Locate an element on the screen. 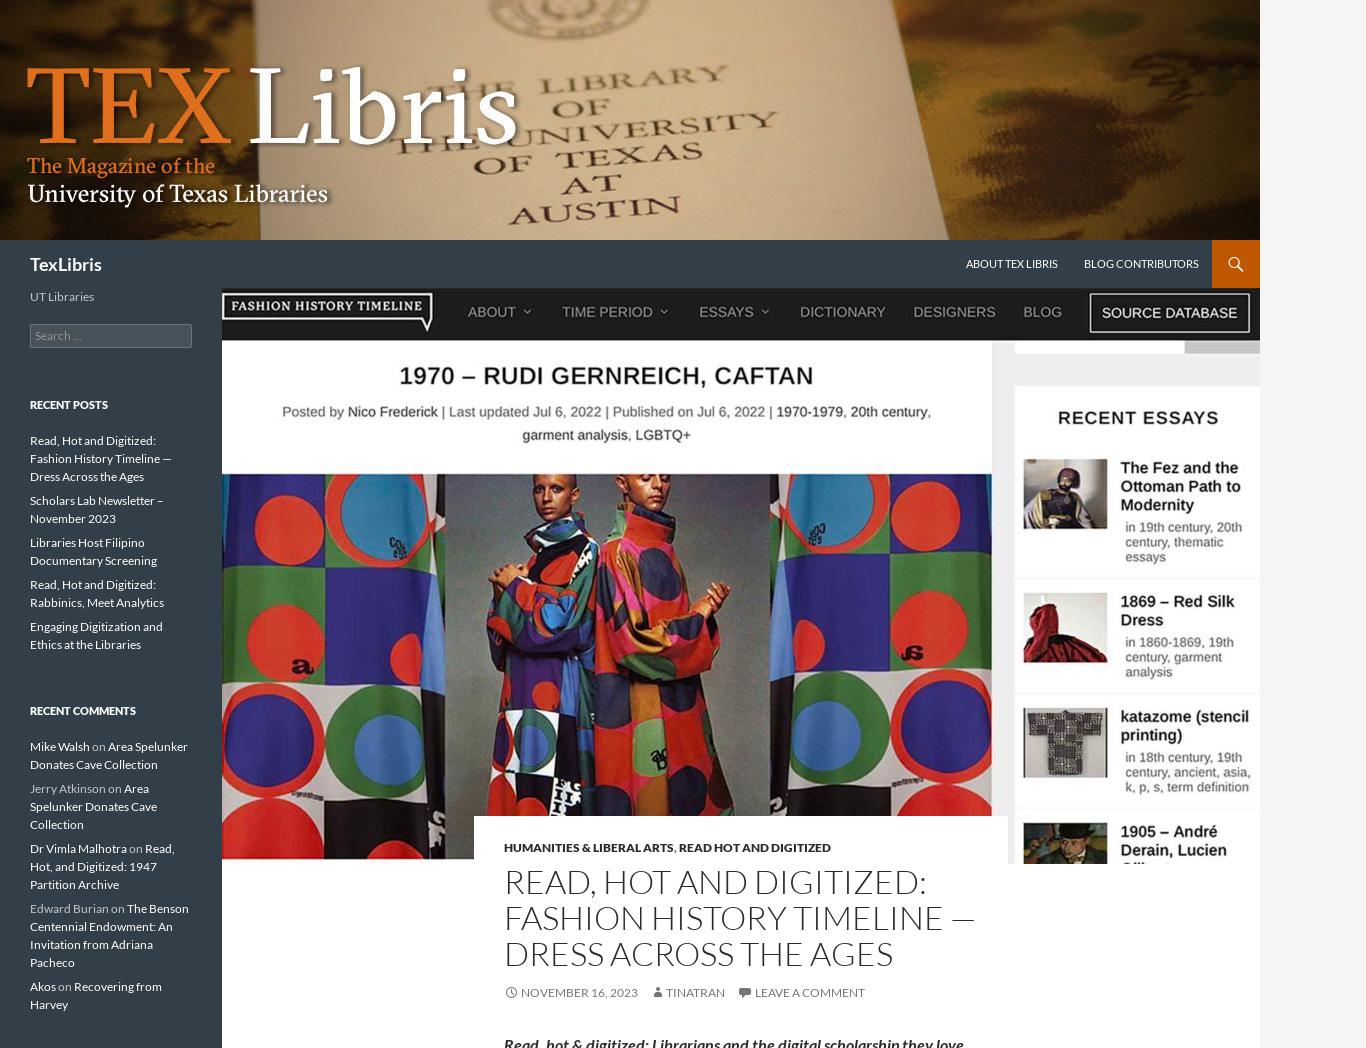 Image resolution: width=1366 pixels, height=1048 pixels. 'Read Hot and Digitized' is located at coordinates (754, 847).